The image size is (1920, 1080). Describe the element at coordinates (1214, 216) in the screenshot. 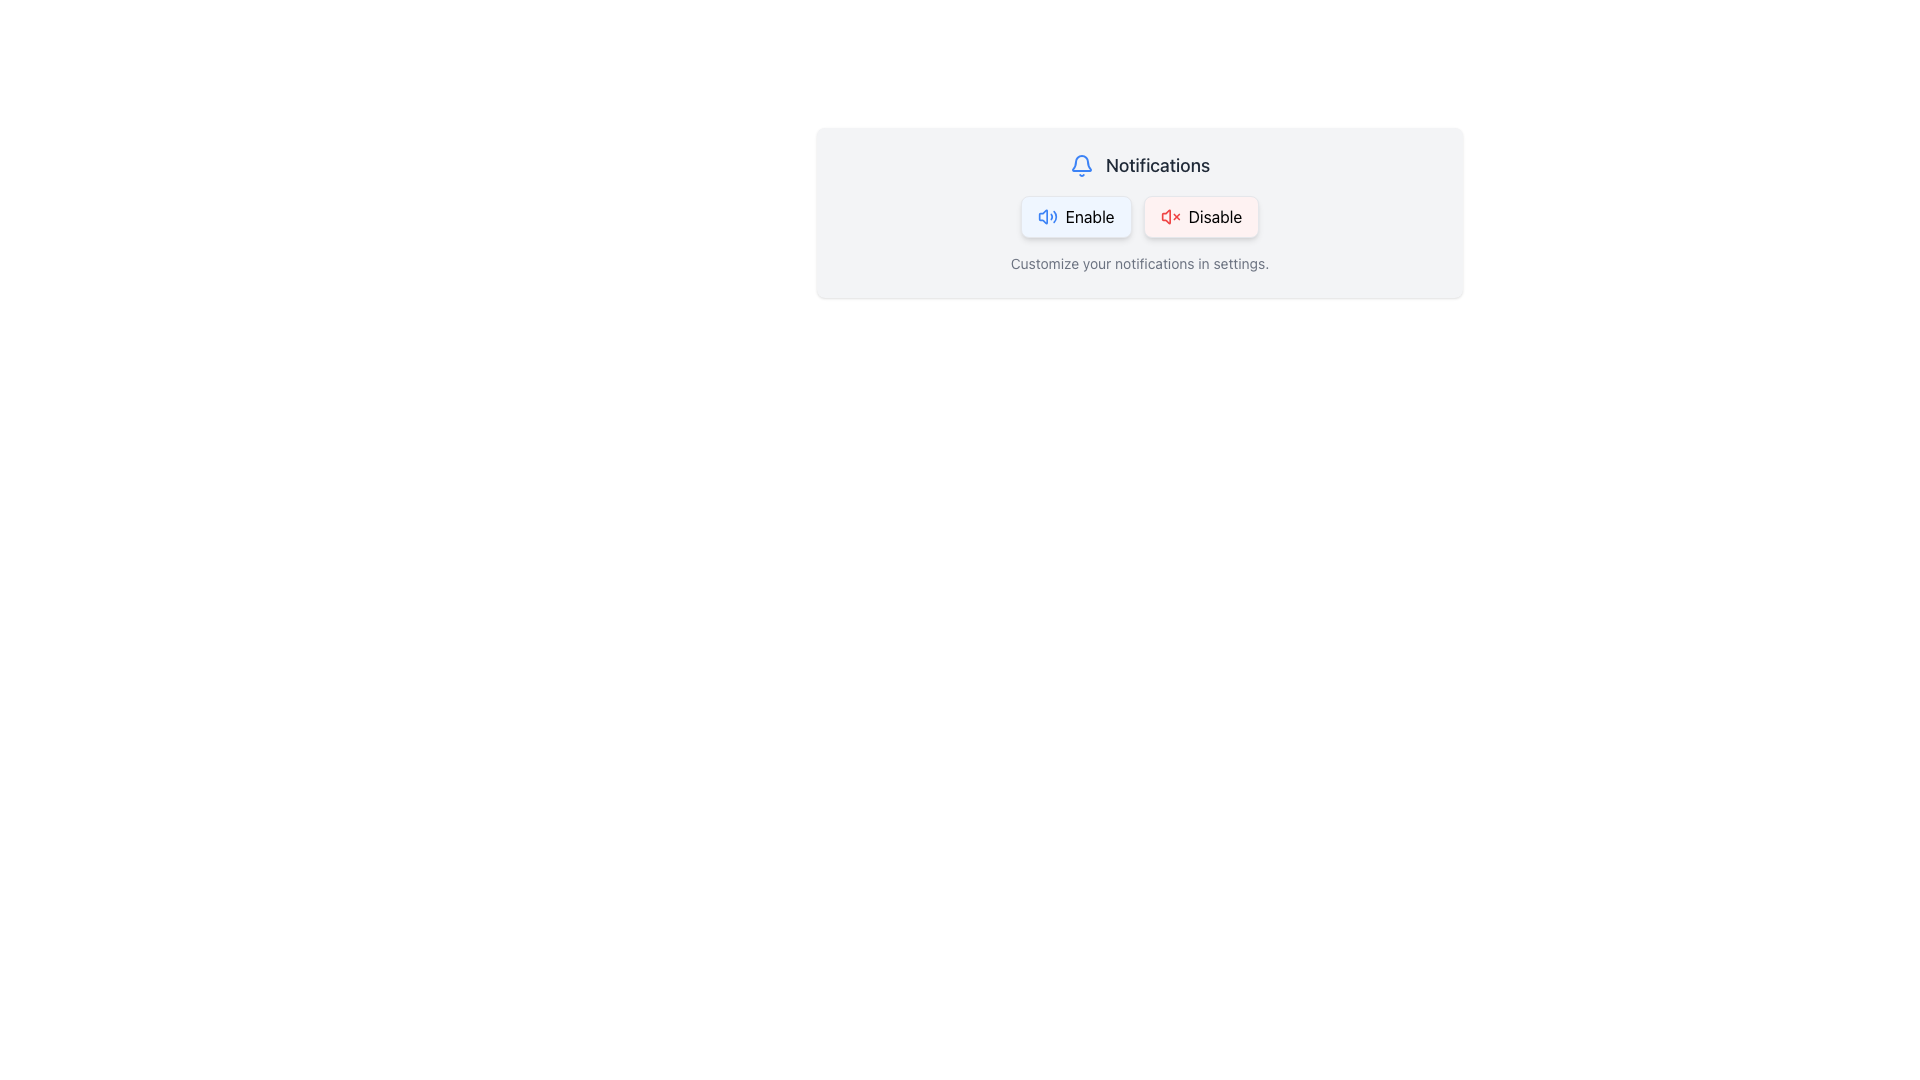

I see `the Text Label indicating the status of notifications, positioned to the right of the 'Enable' button` at that location.